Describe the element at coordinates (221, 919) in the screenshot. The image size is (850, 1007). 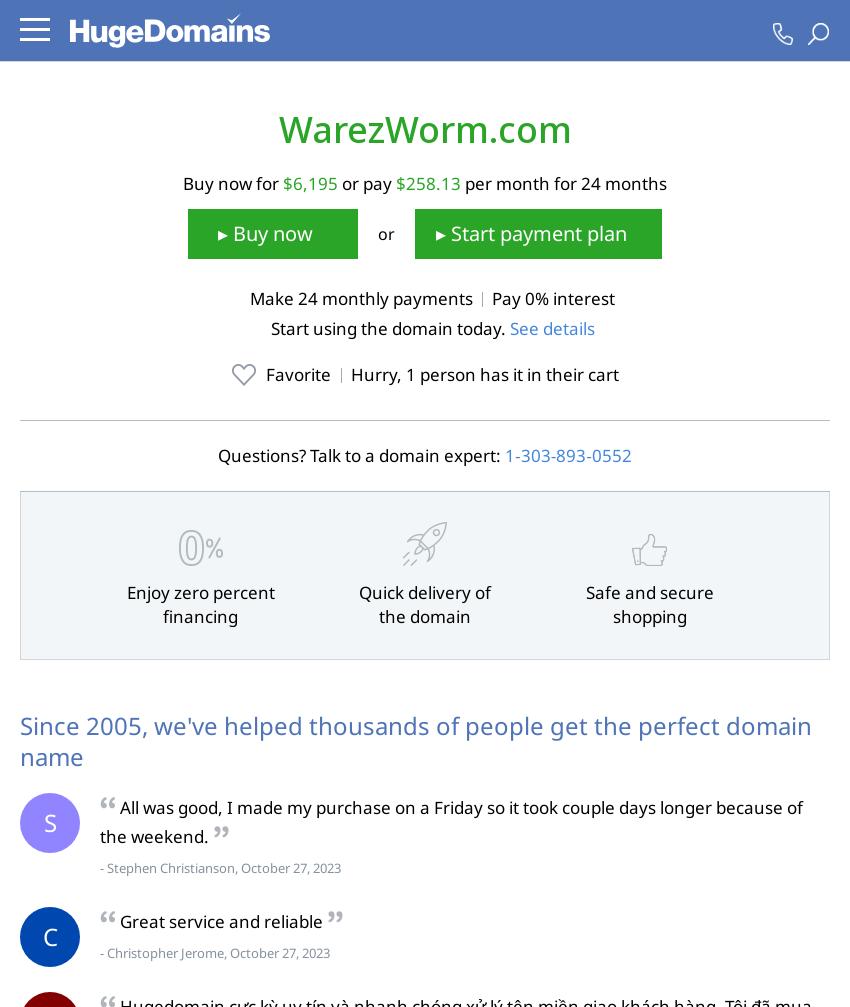
I see `'Great service and reliable'` at that location.